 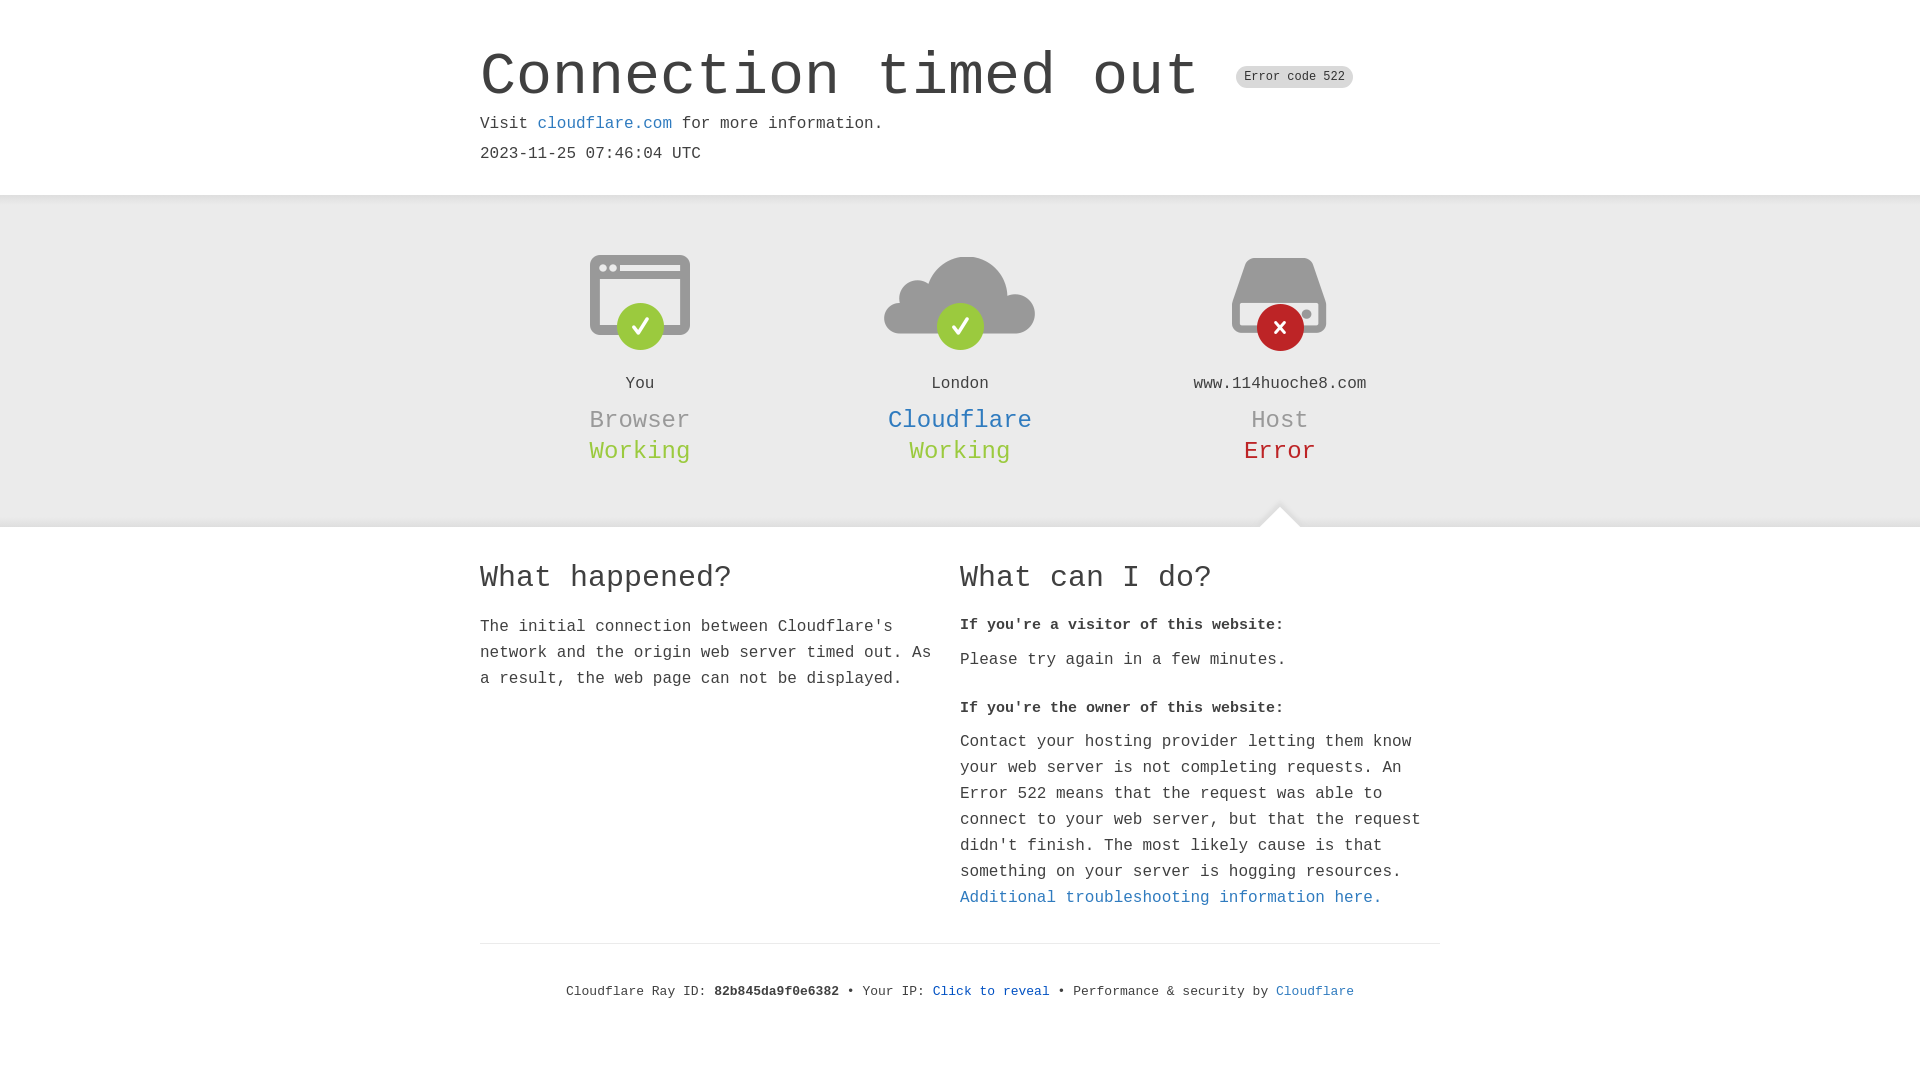 What do you see at coordinates (1171, 897) in the screenshot?
I see `'Additional troubleshooting information here.'` at bounding box center [1171, 897].